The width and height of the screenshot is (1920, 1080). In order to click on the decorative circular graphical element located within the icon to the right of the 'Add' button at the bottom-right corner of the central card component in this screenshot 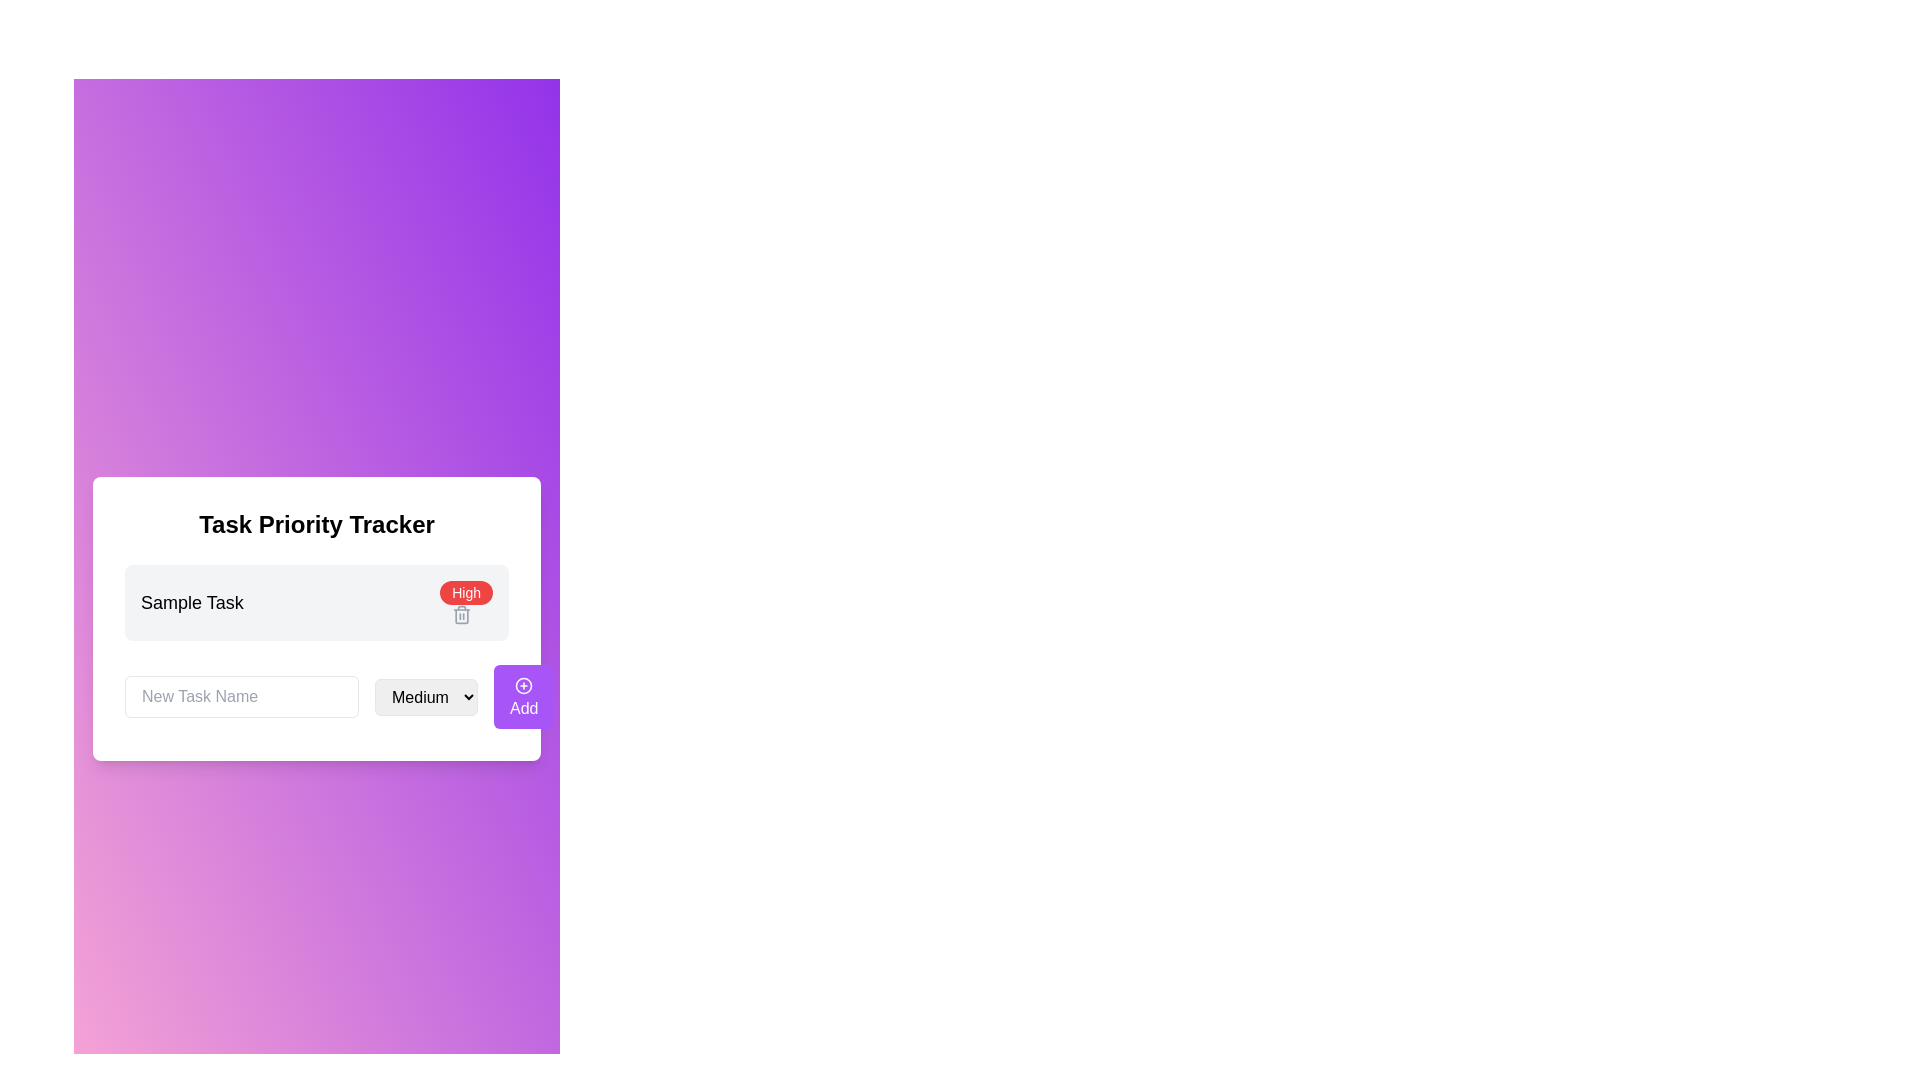, I will do `click(524, 684)`.